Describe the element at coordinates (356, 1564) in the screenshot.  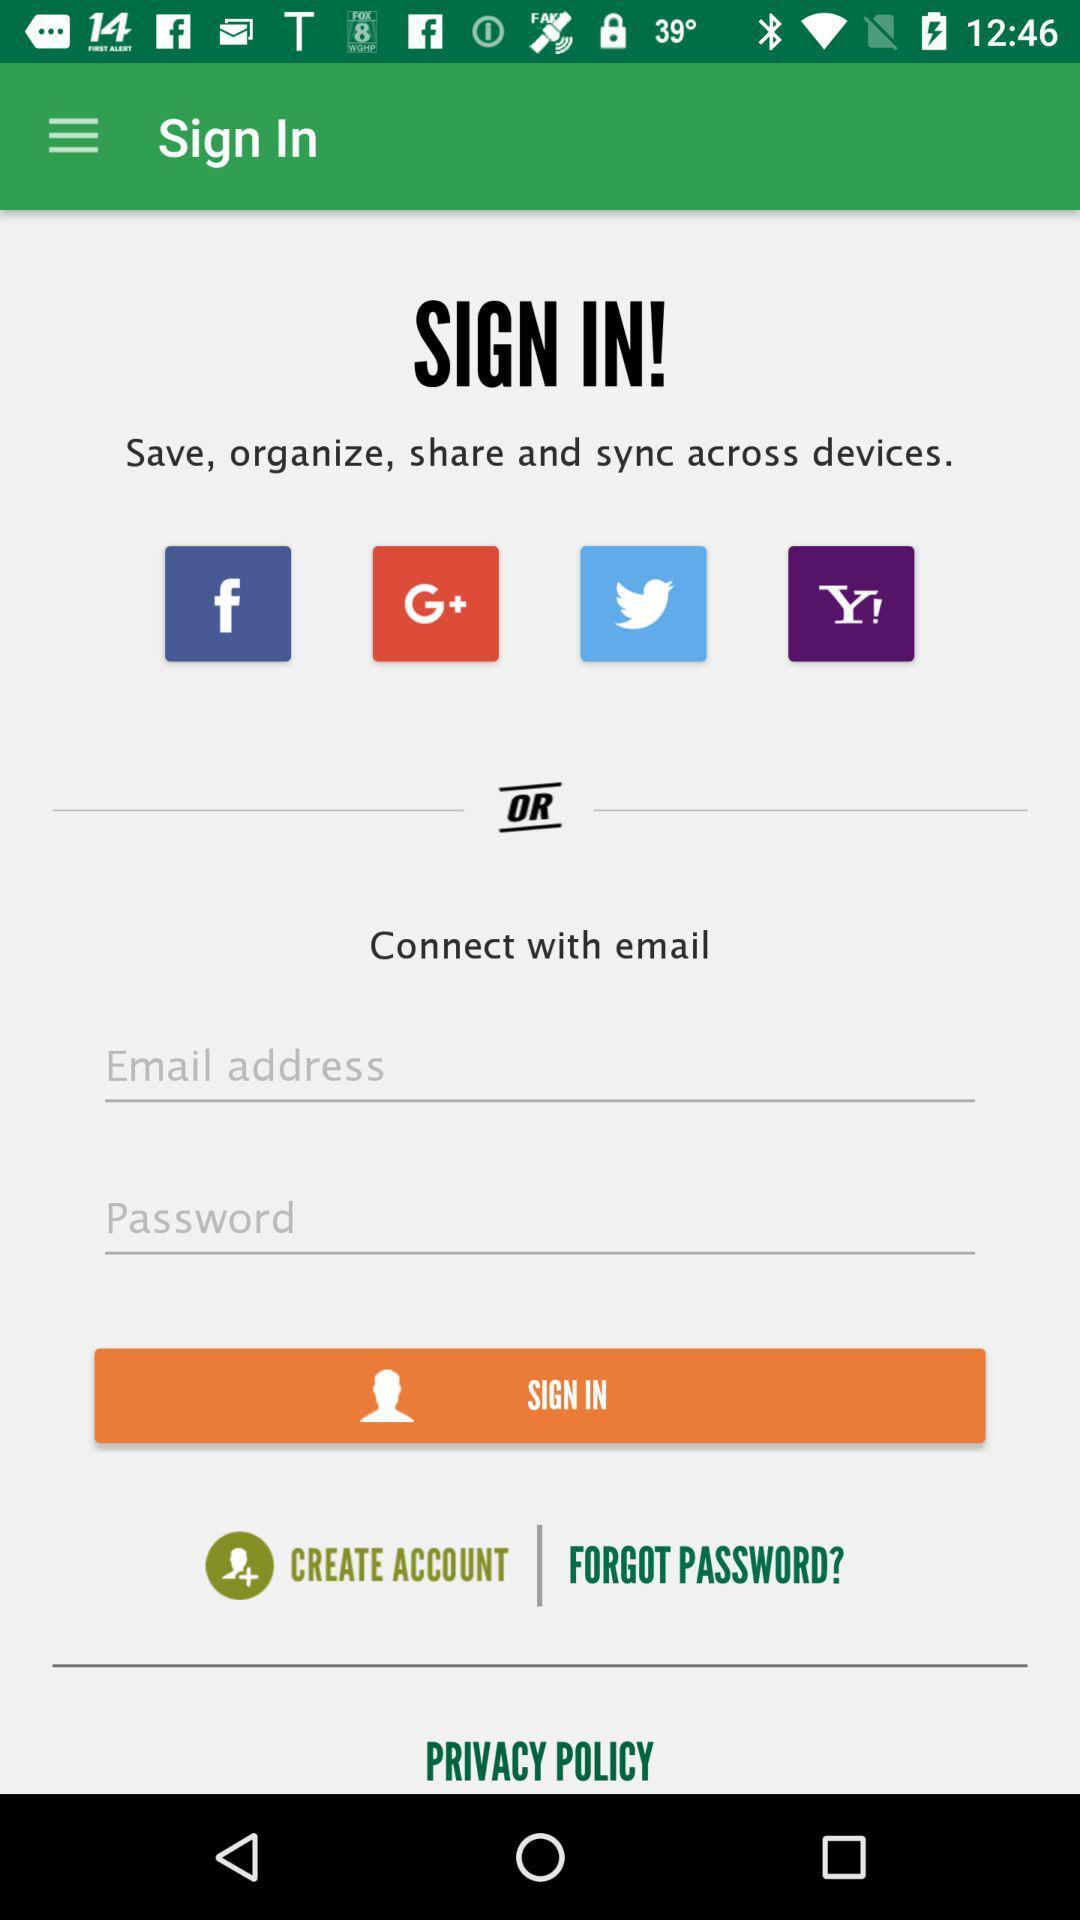
I see `new account` at that location.